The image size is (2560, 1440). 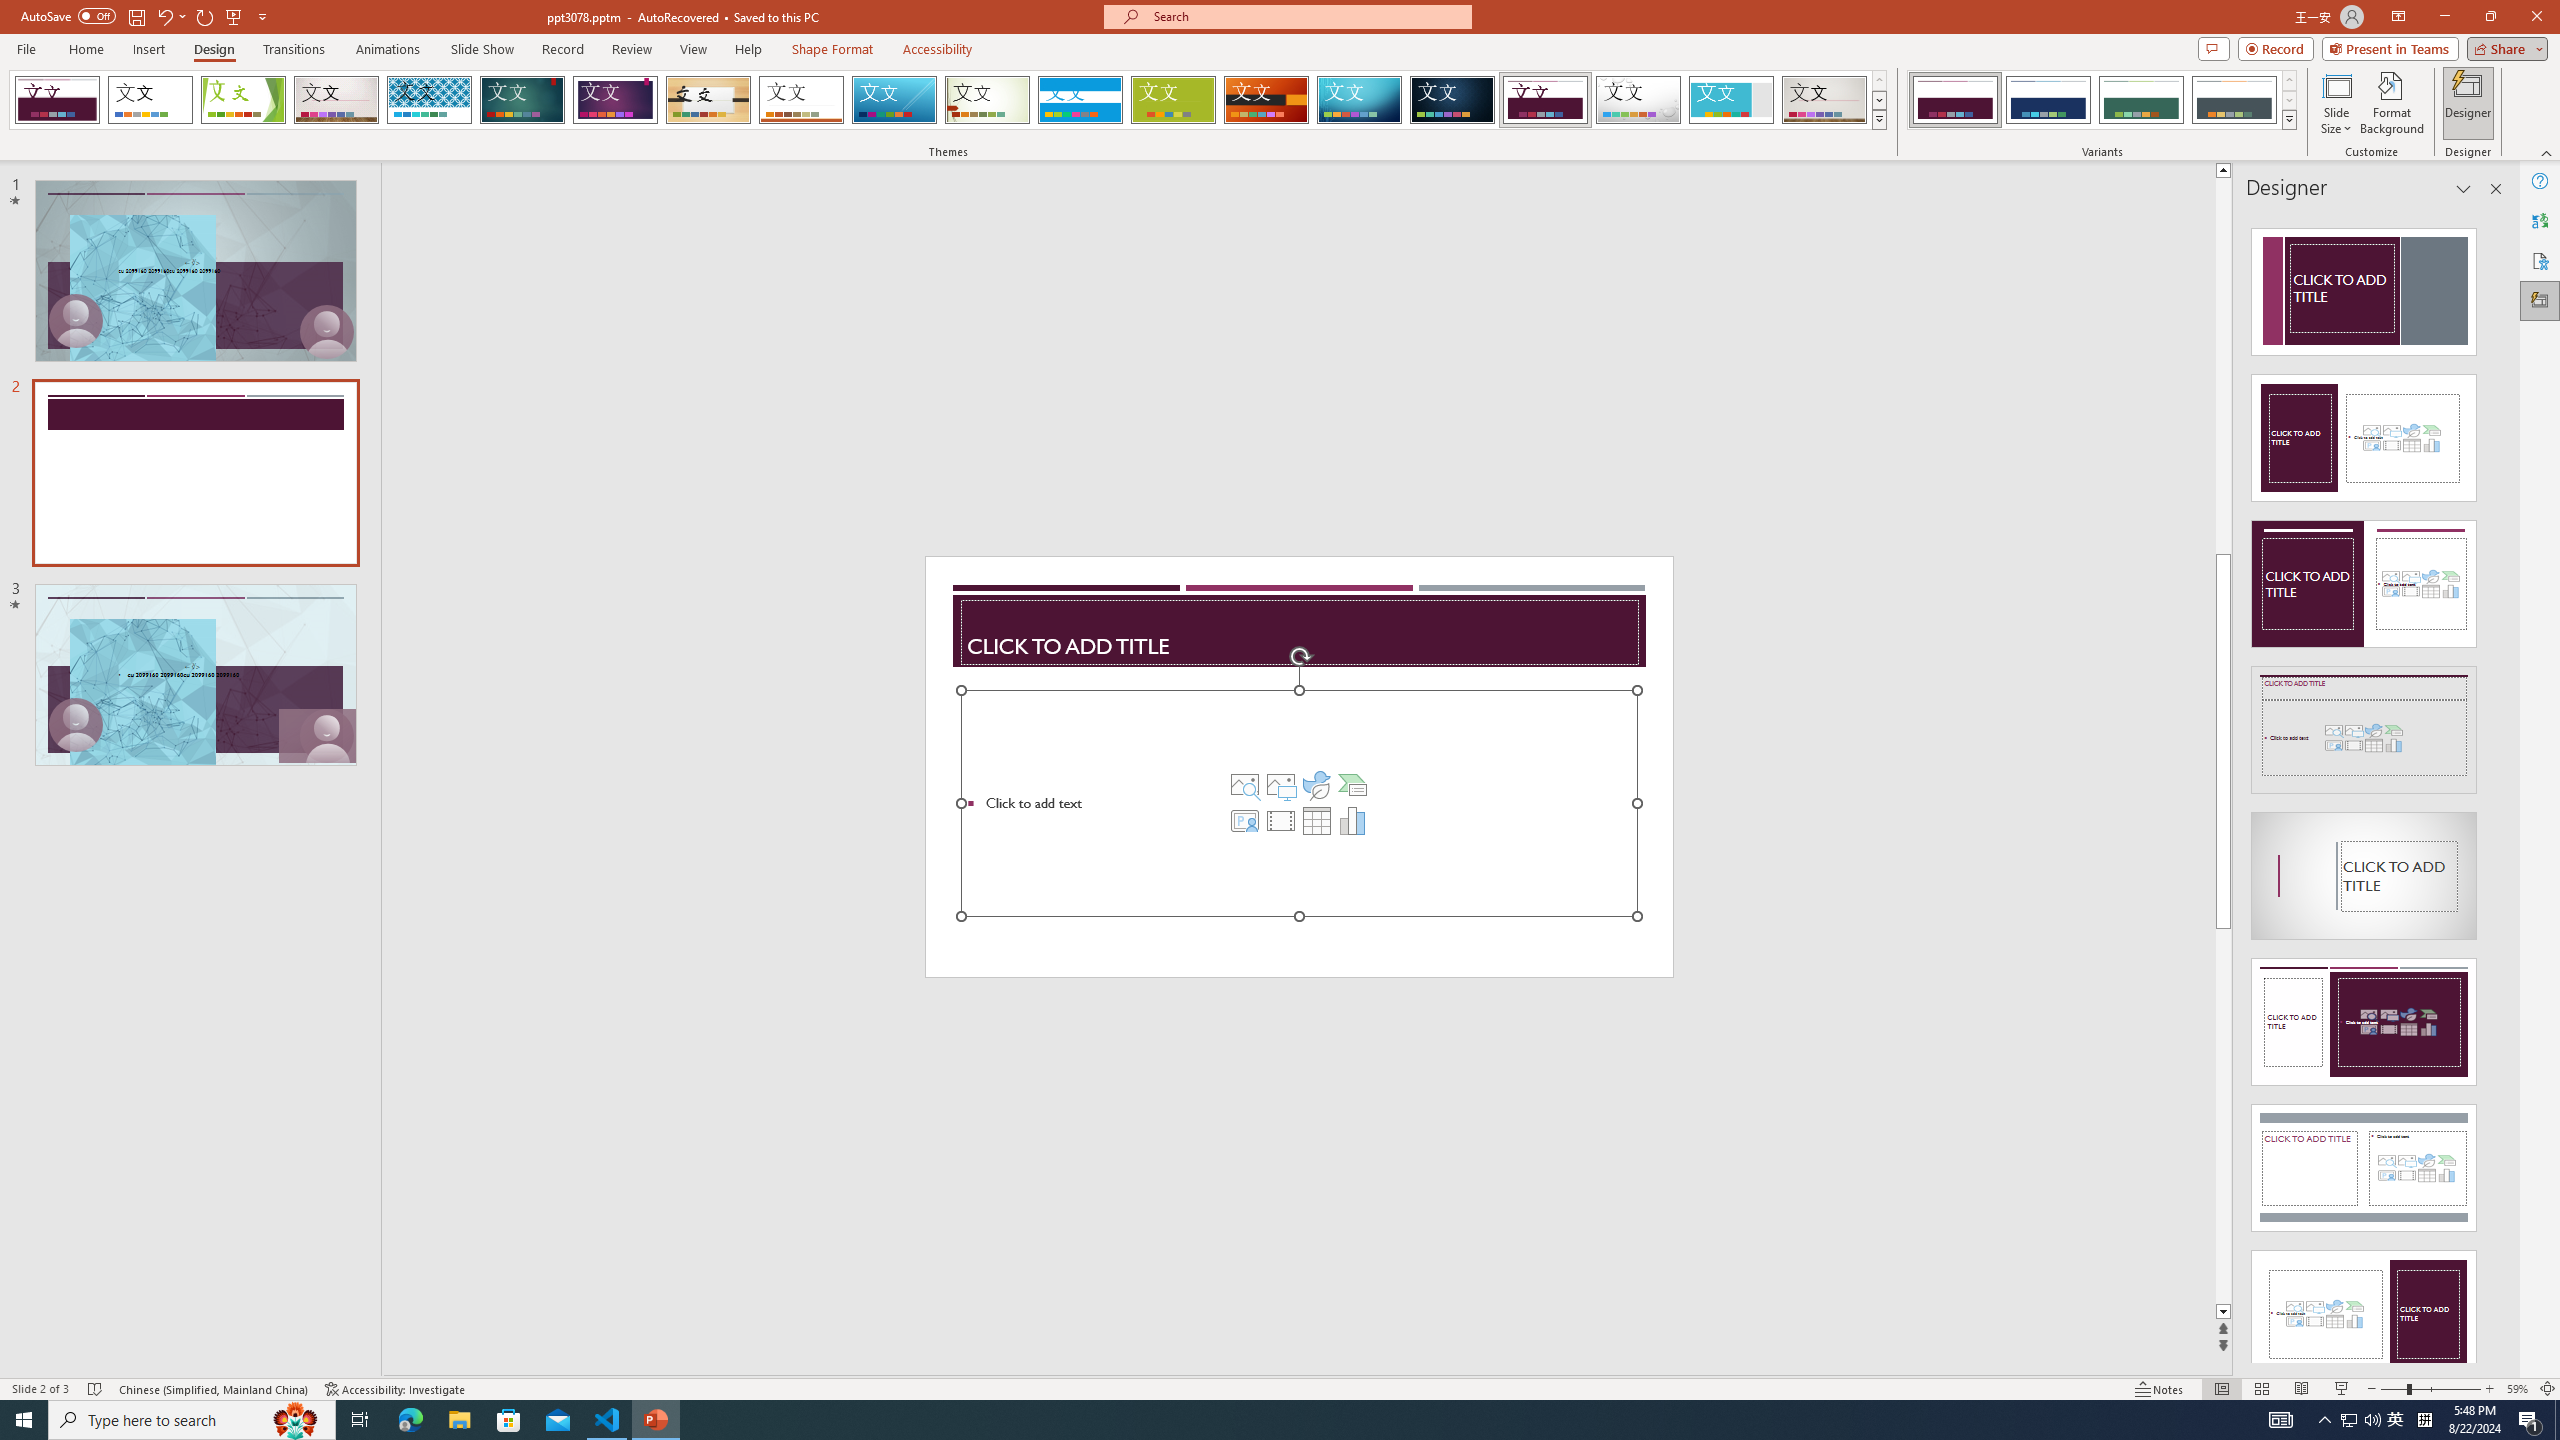 I want to click on 'Insert Chart', so click(x=1352, y=819).